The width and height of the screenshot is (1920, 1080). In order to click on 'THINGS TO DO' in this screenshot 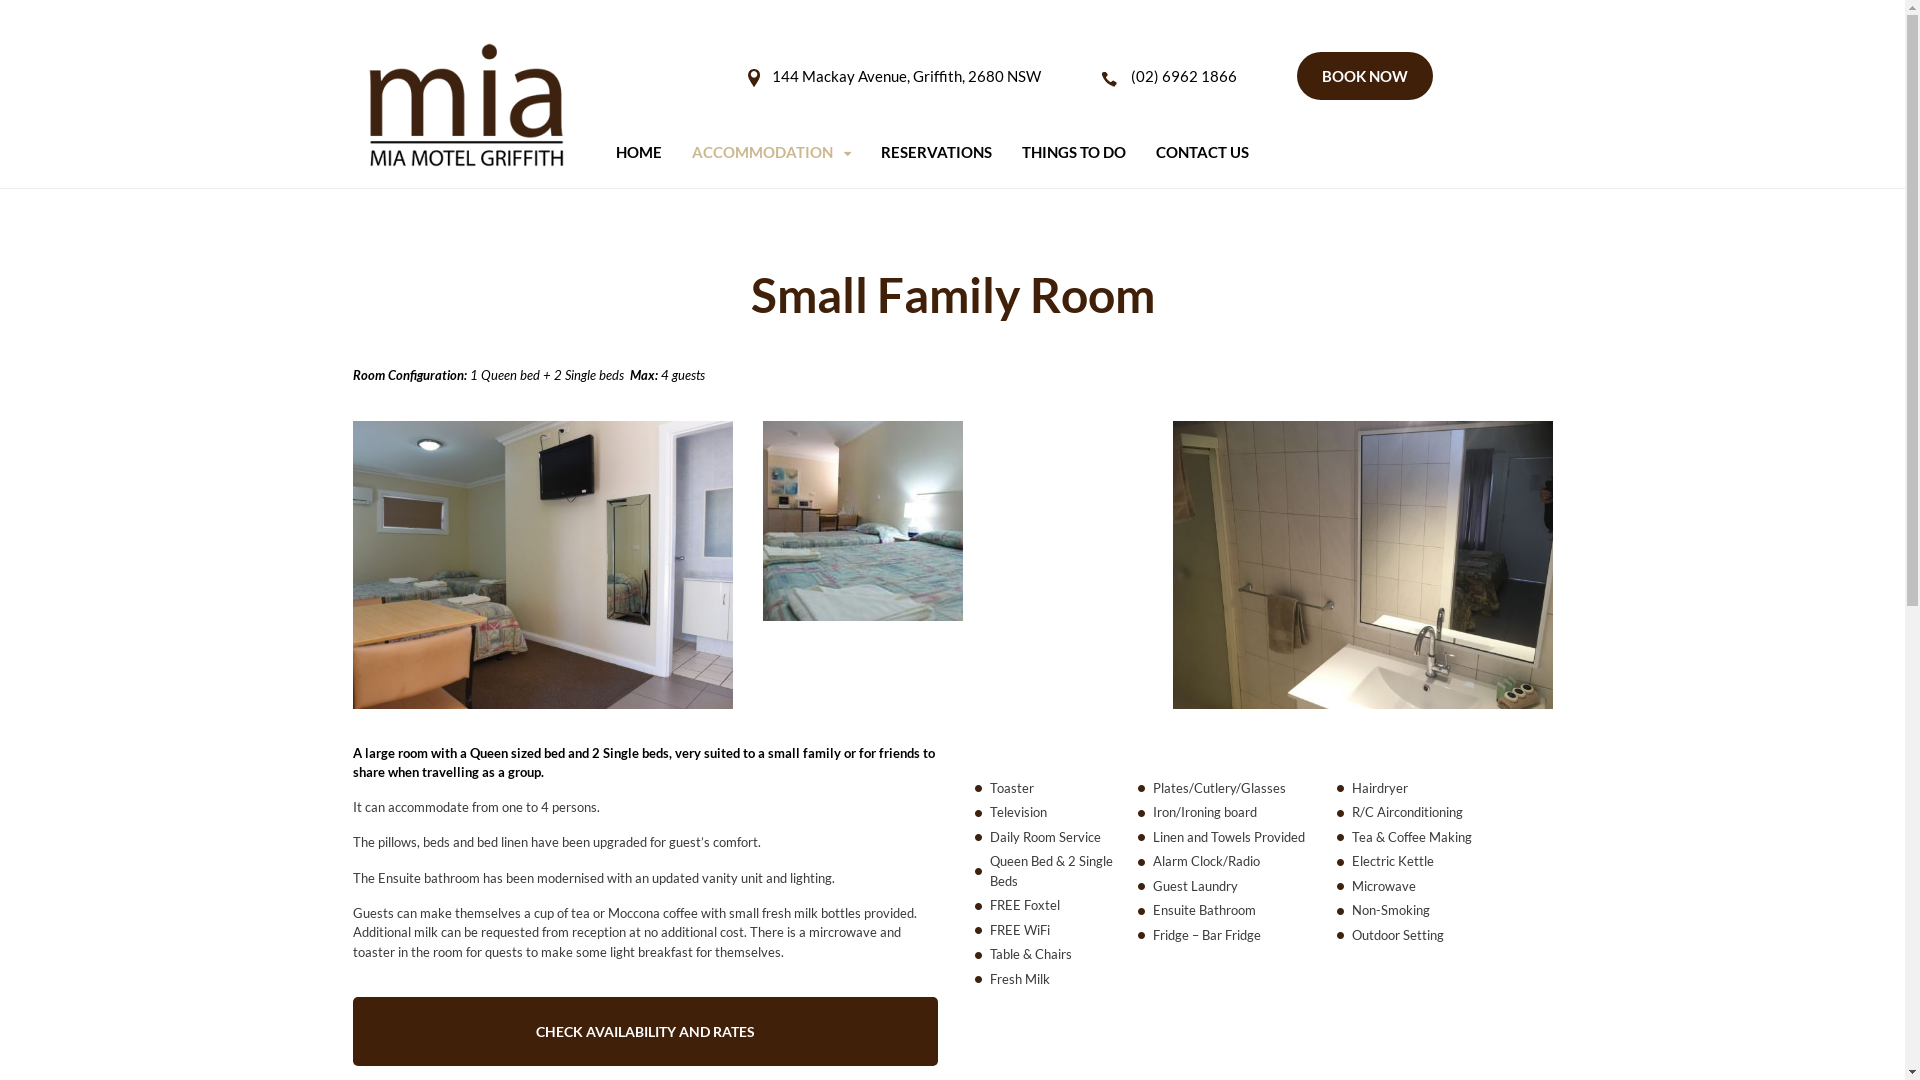, I will do `click(1073, 152)`.